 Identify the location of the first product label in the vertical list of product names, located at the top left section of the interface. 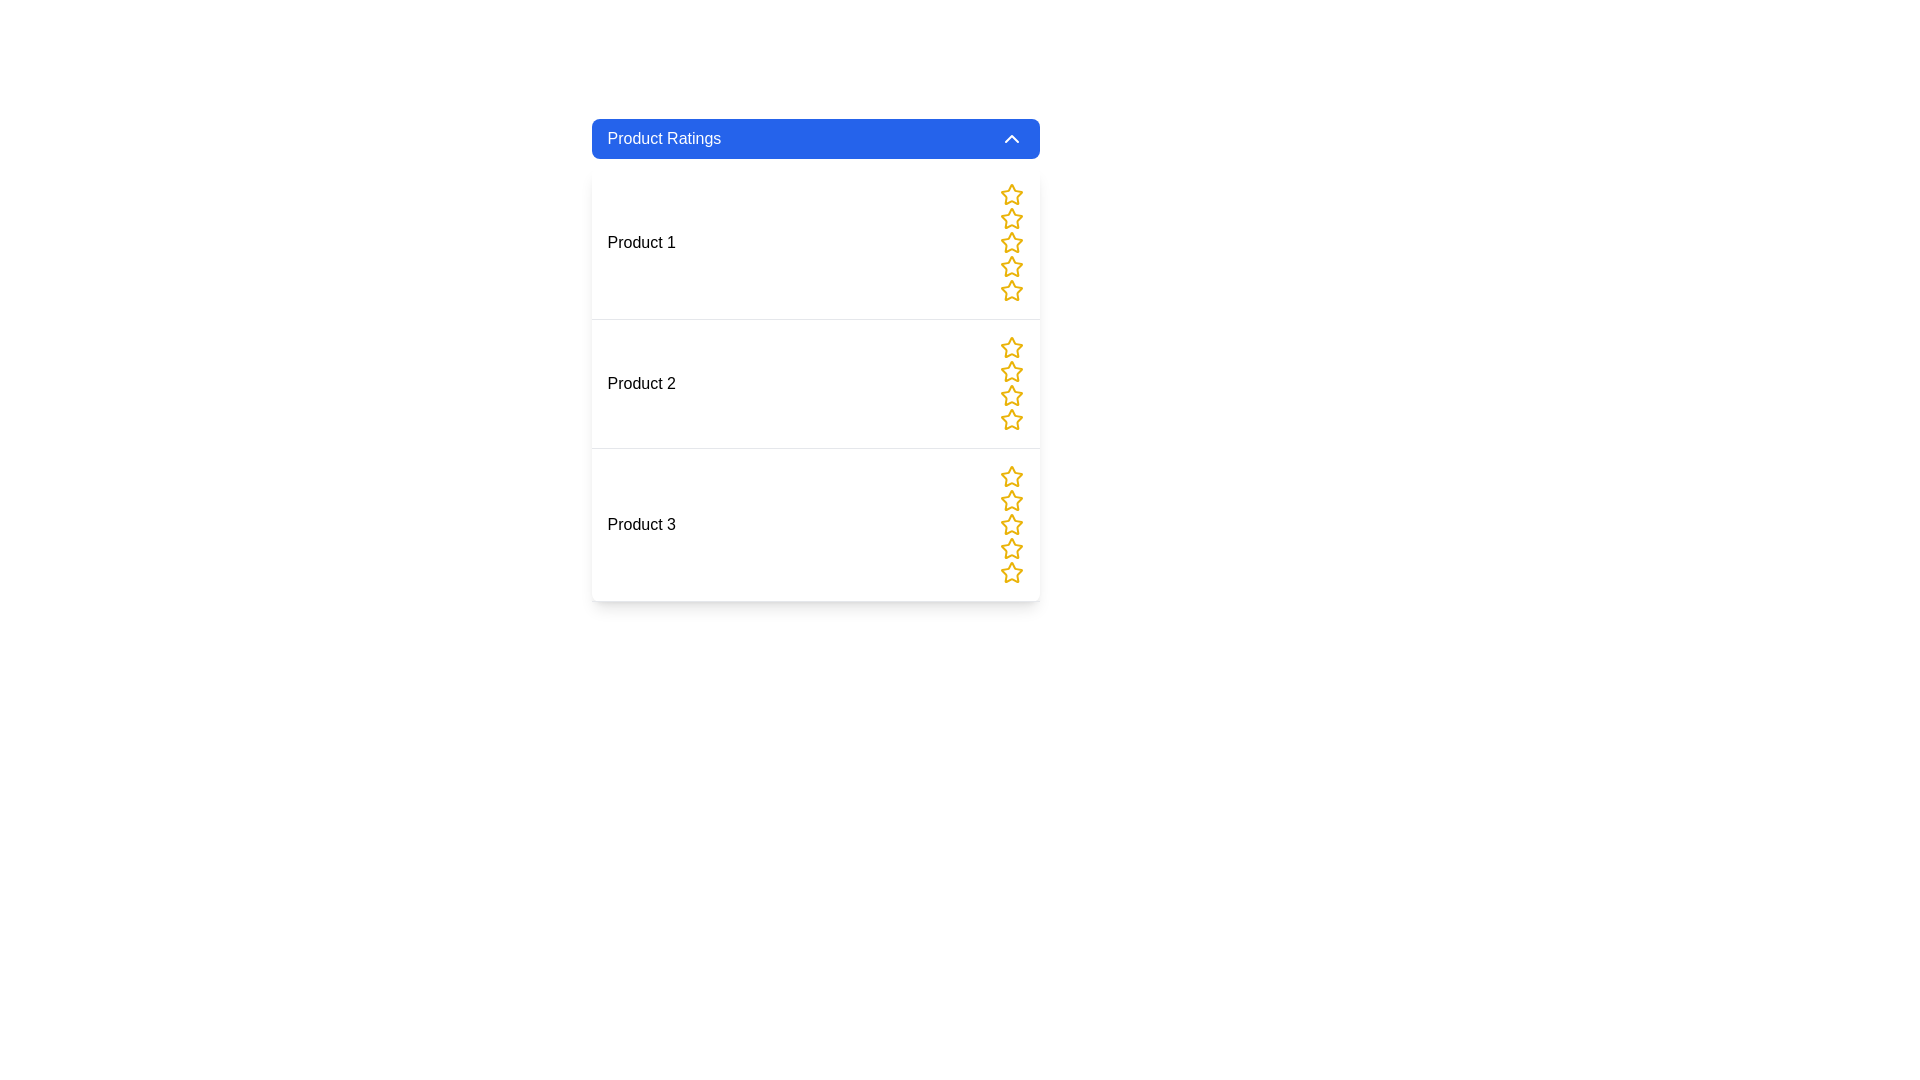
(641, 242).